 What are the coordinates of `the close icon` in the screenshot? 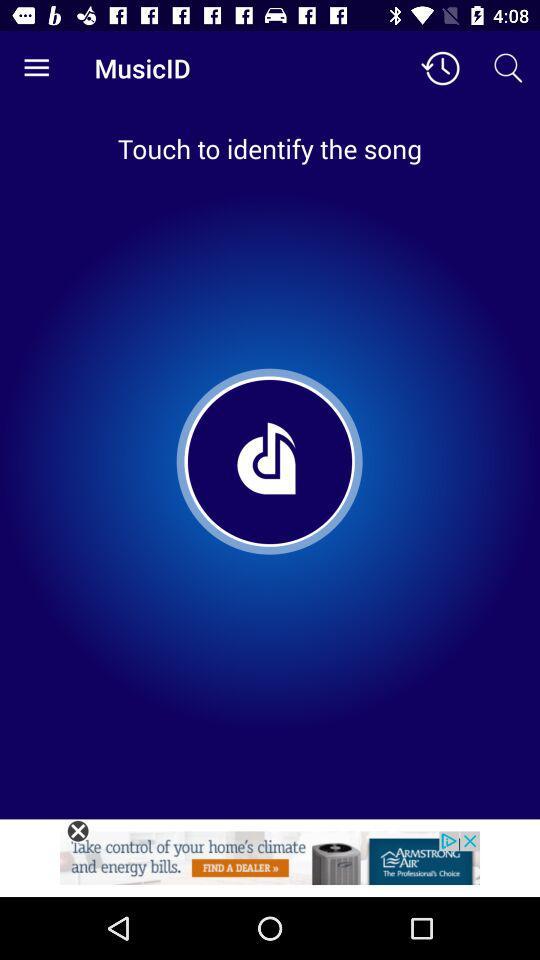 It's located at (77, 831).